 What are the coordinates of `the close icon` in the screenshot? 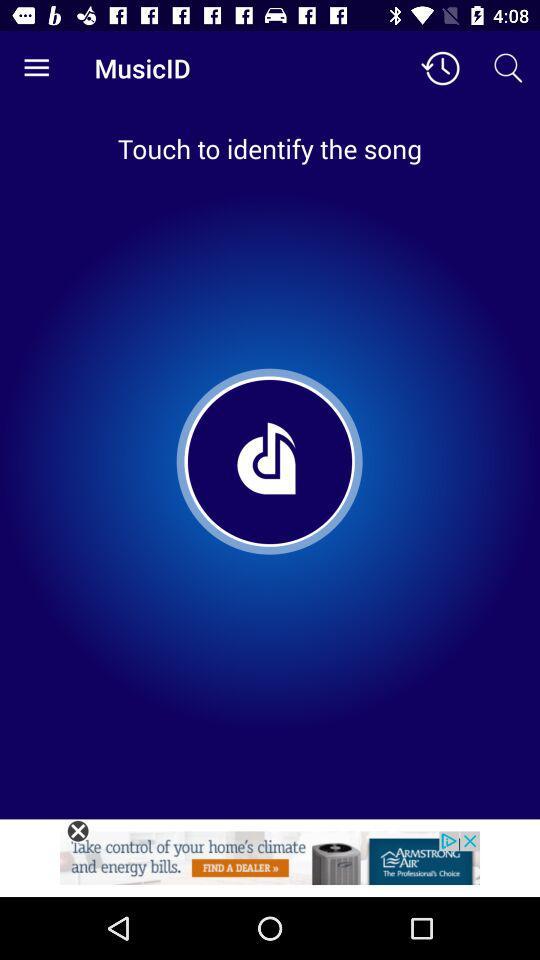 It's located at (77, 831).